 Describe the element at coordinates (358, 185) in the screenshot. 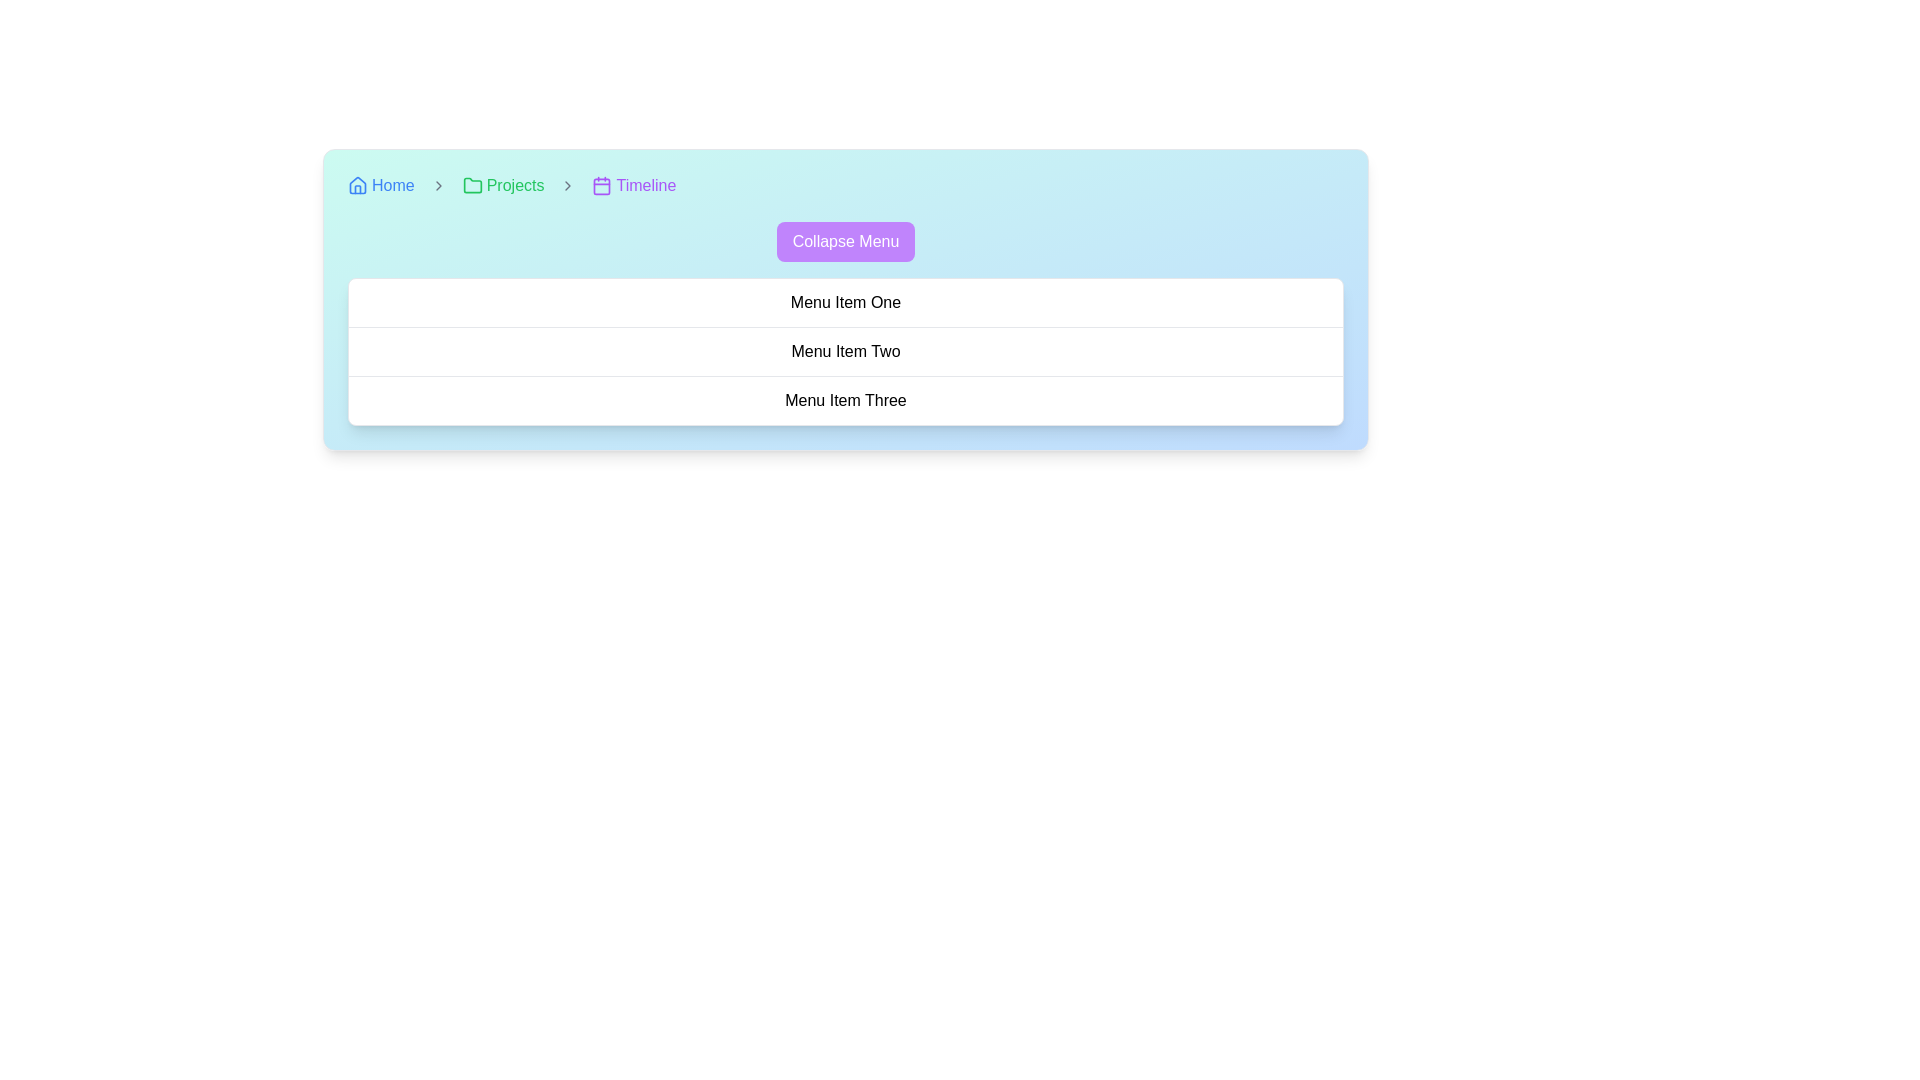

I see `the decorative 'Home' icon located at the top-left corner of the breadcrumb navigation bar, which is positioned to the left of the 'Home' text link` at that location.